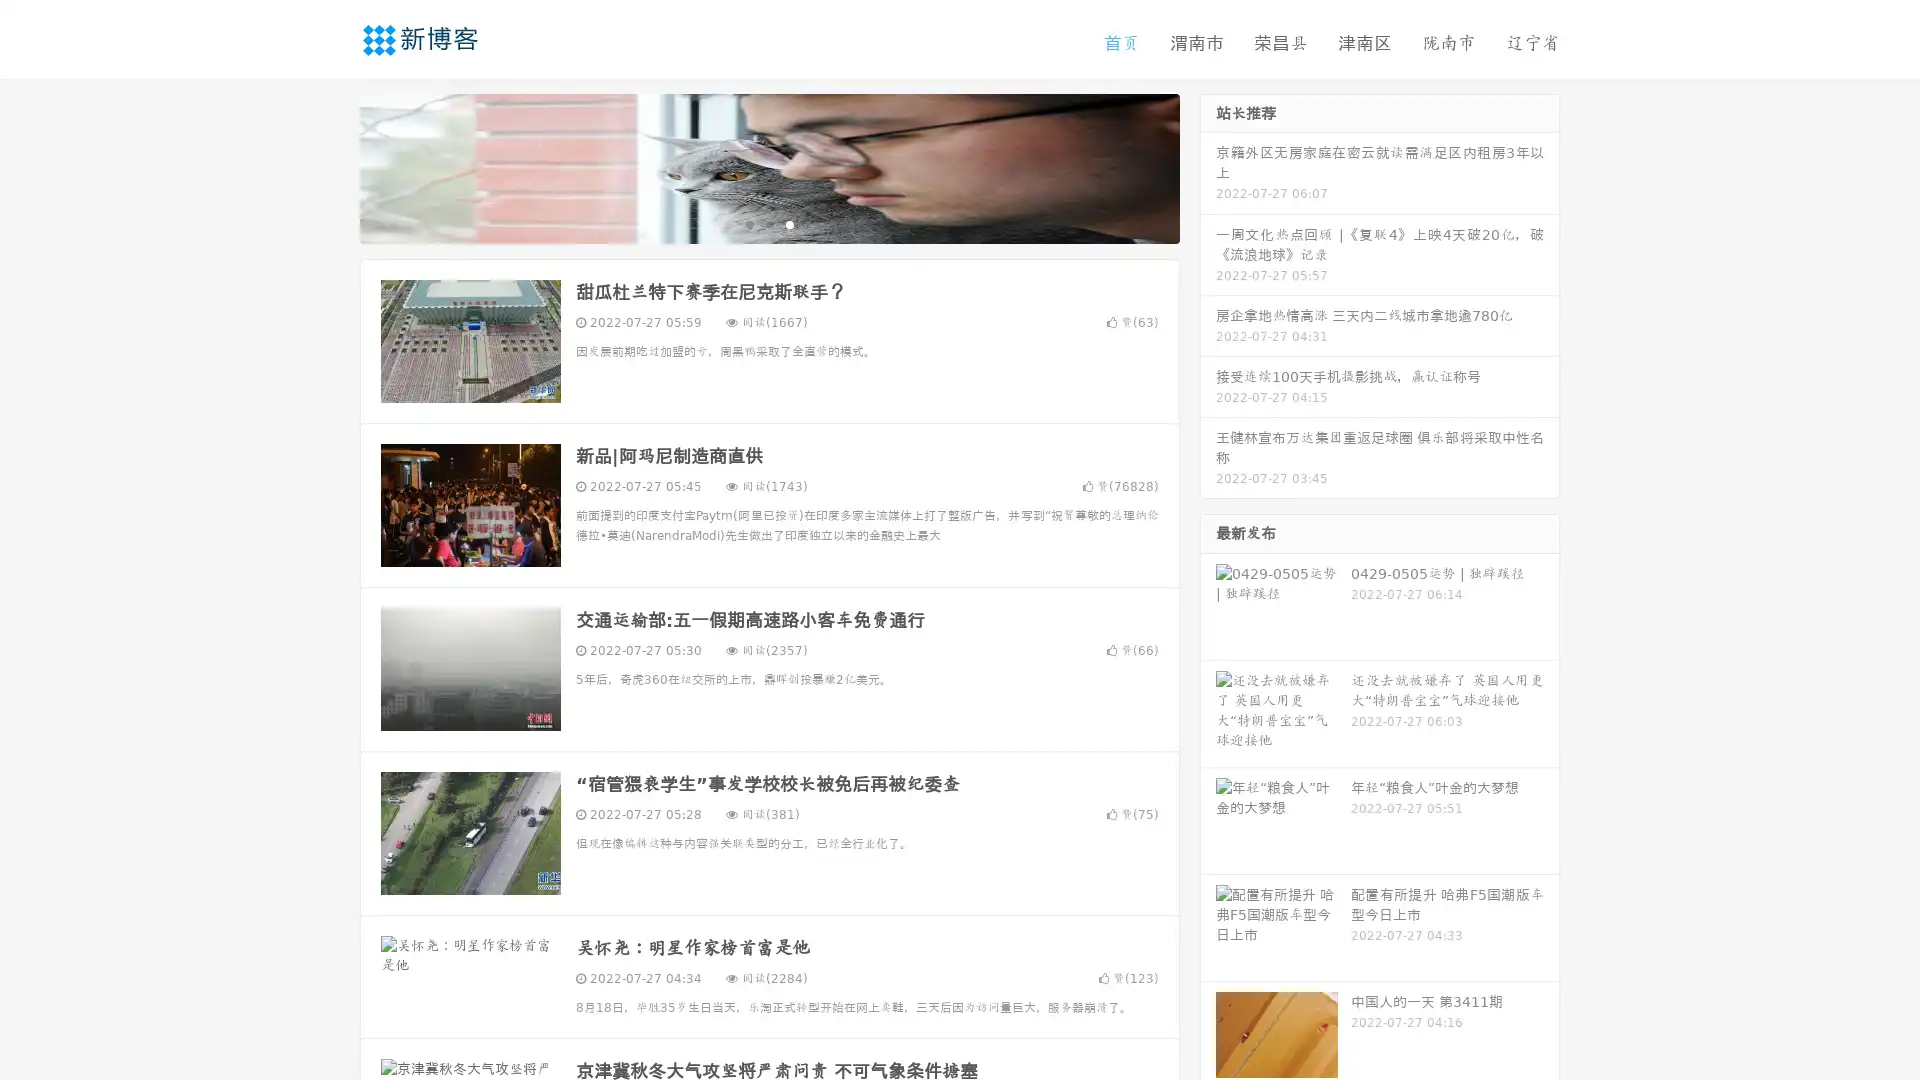  What do you see at coordinates (789, 225) in the screenshot?
I see `Go to slide 3` at bounding box center [789, 225].